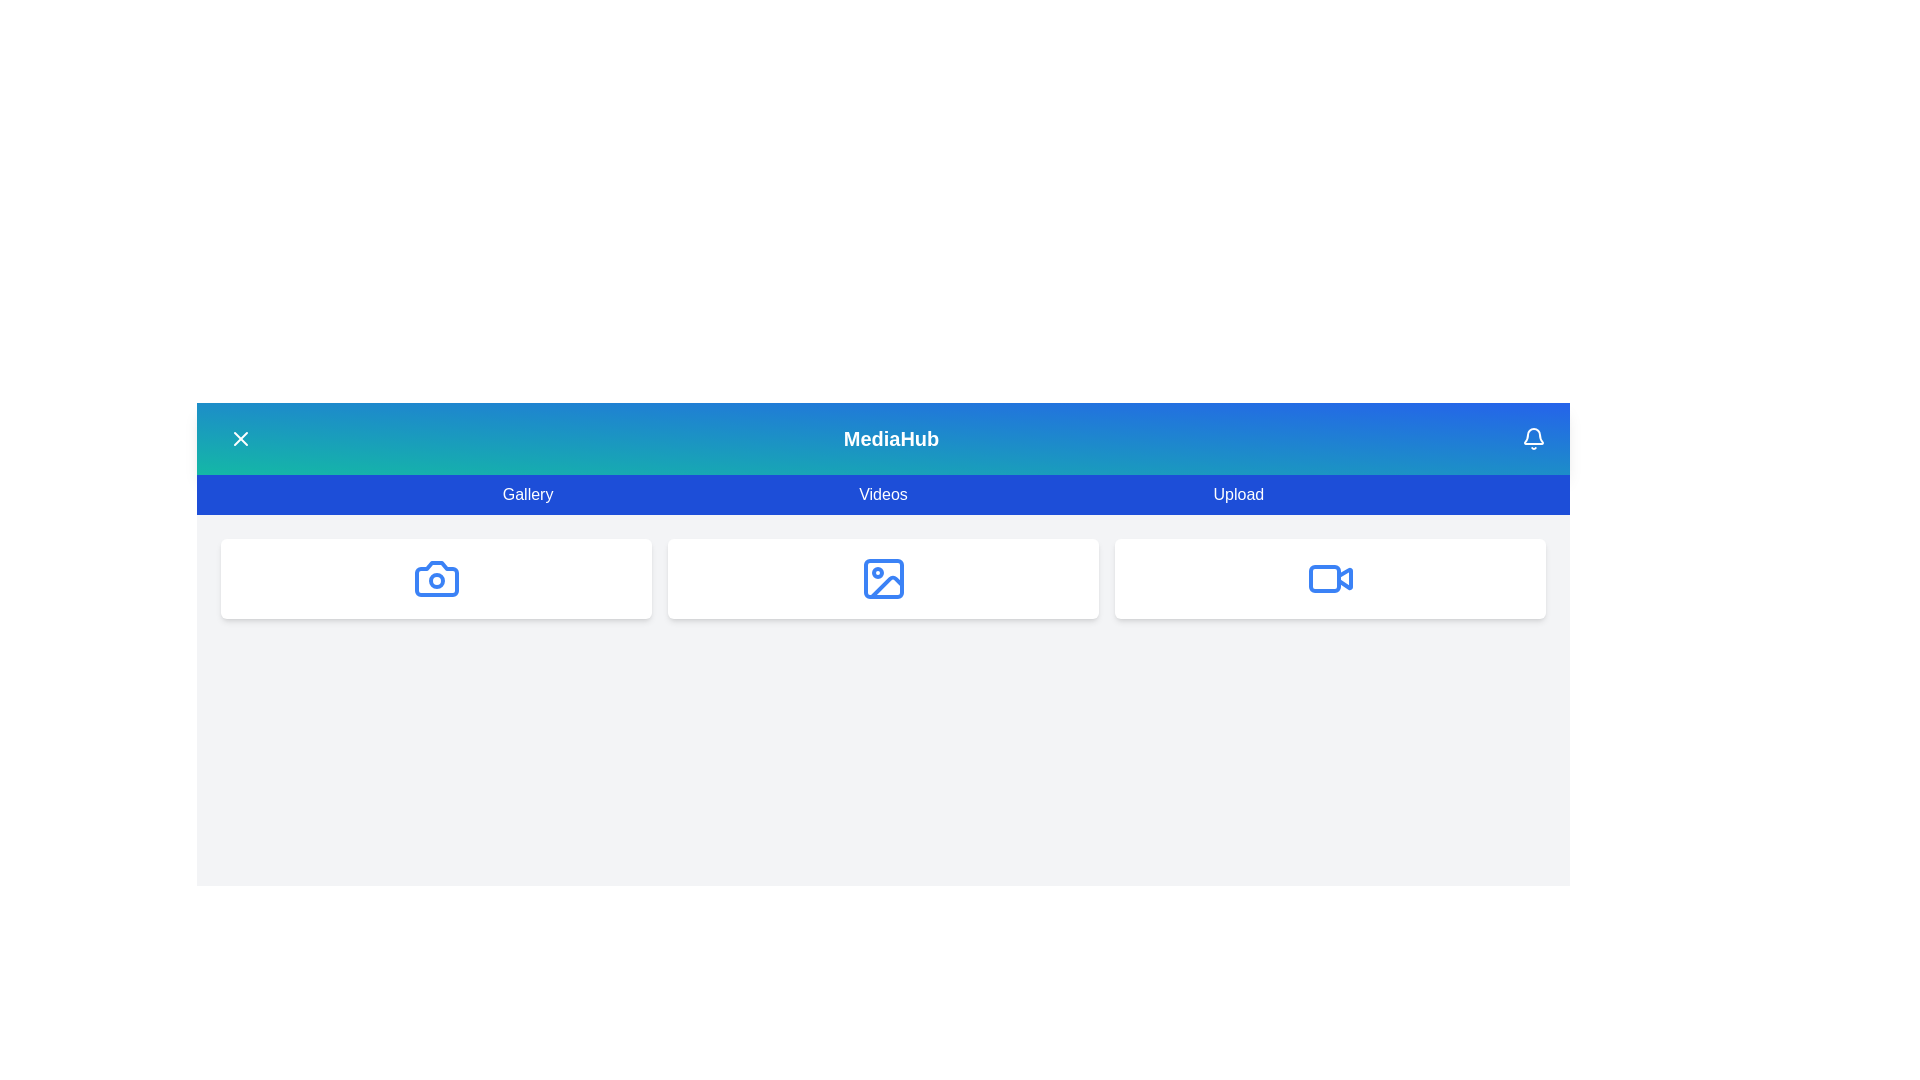  Describe the element at coordinates (1237, 494) in the screenshot. I see `the 'Upload' link in the navigation bar` at that location.